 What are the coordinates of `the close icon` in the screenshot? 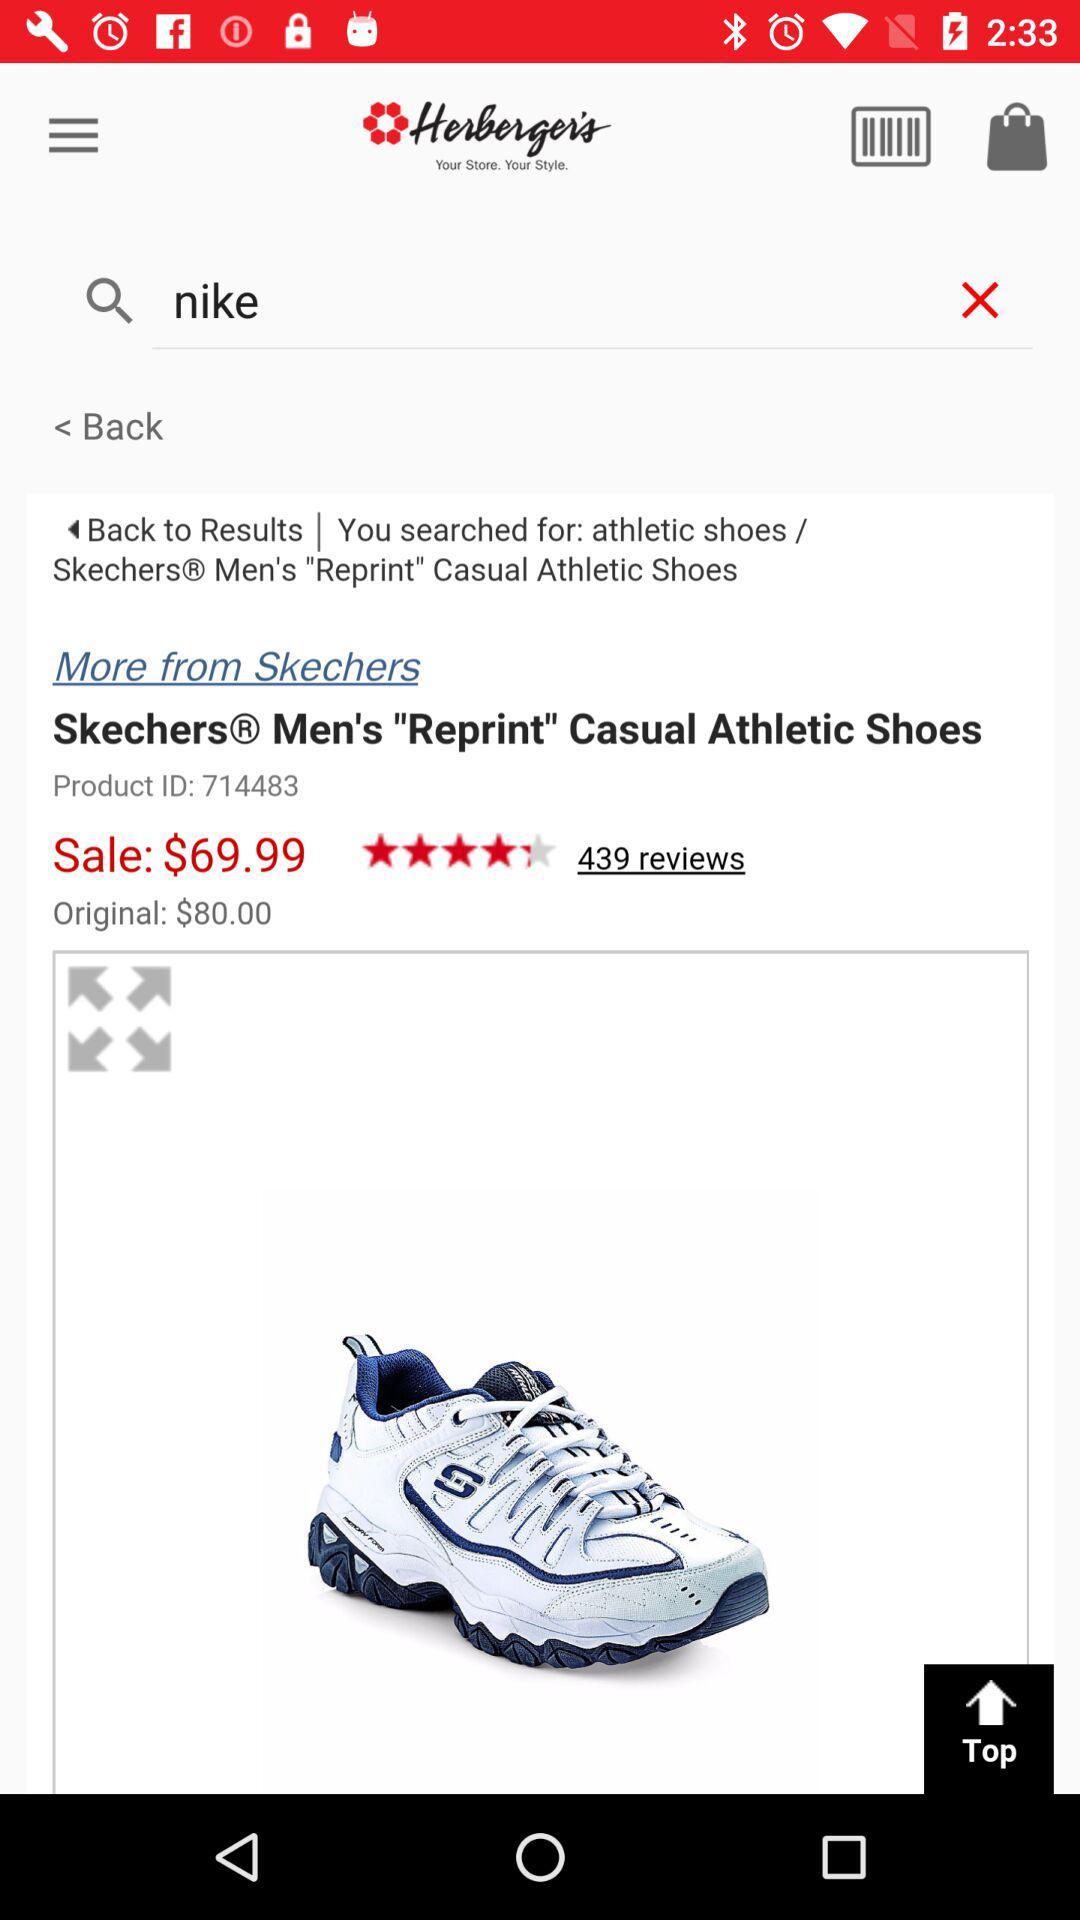 It's located at (979, 298).